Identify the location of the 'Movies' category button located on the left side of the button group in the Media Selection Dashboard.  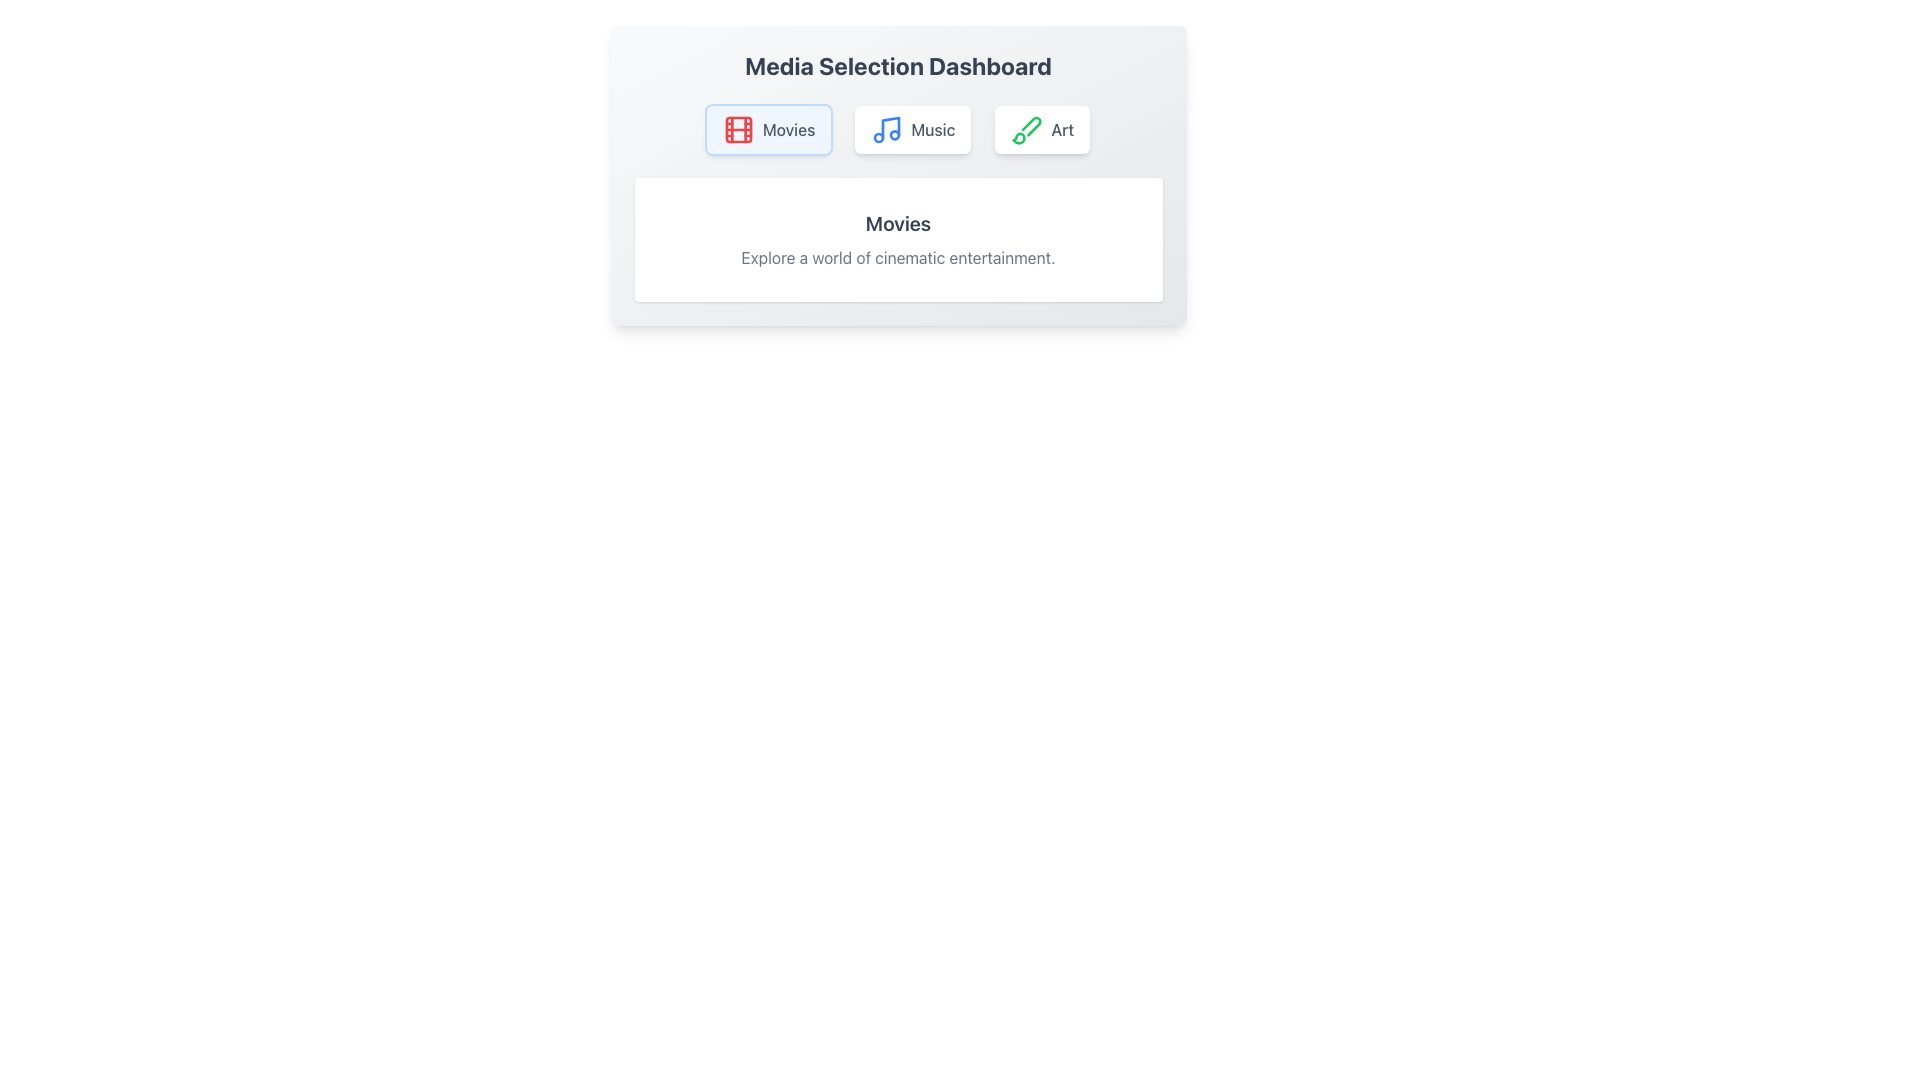
(768, 130).